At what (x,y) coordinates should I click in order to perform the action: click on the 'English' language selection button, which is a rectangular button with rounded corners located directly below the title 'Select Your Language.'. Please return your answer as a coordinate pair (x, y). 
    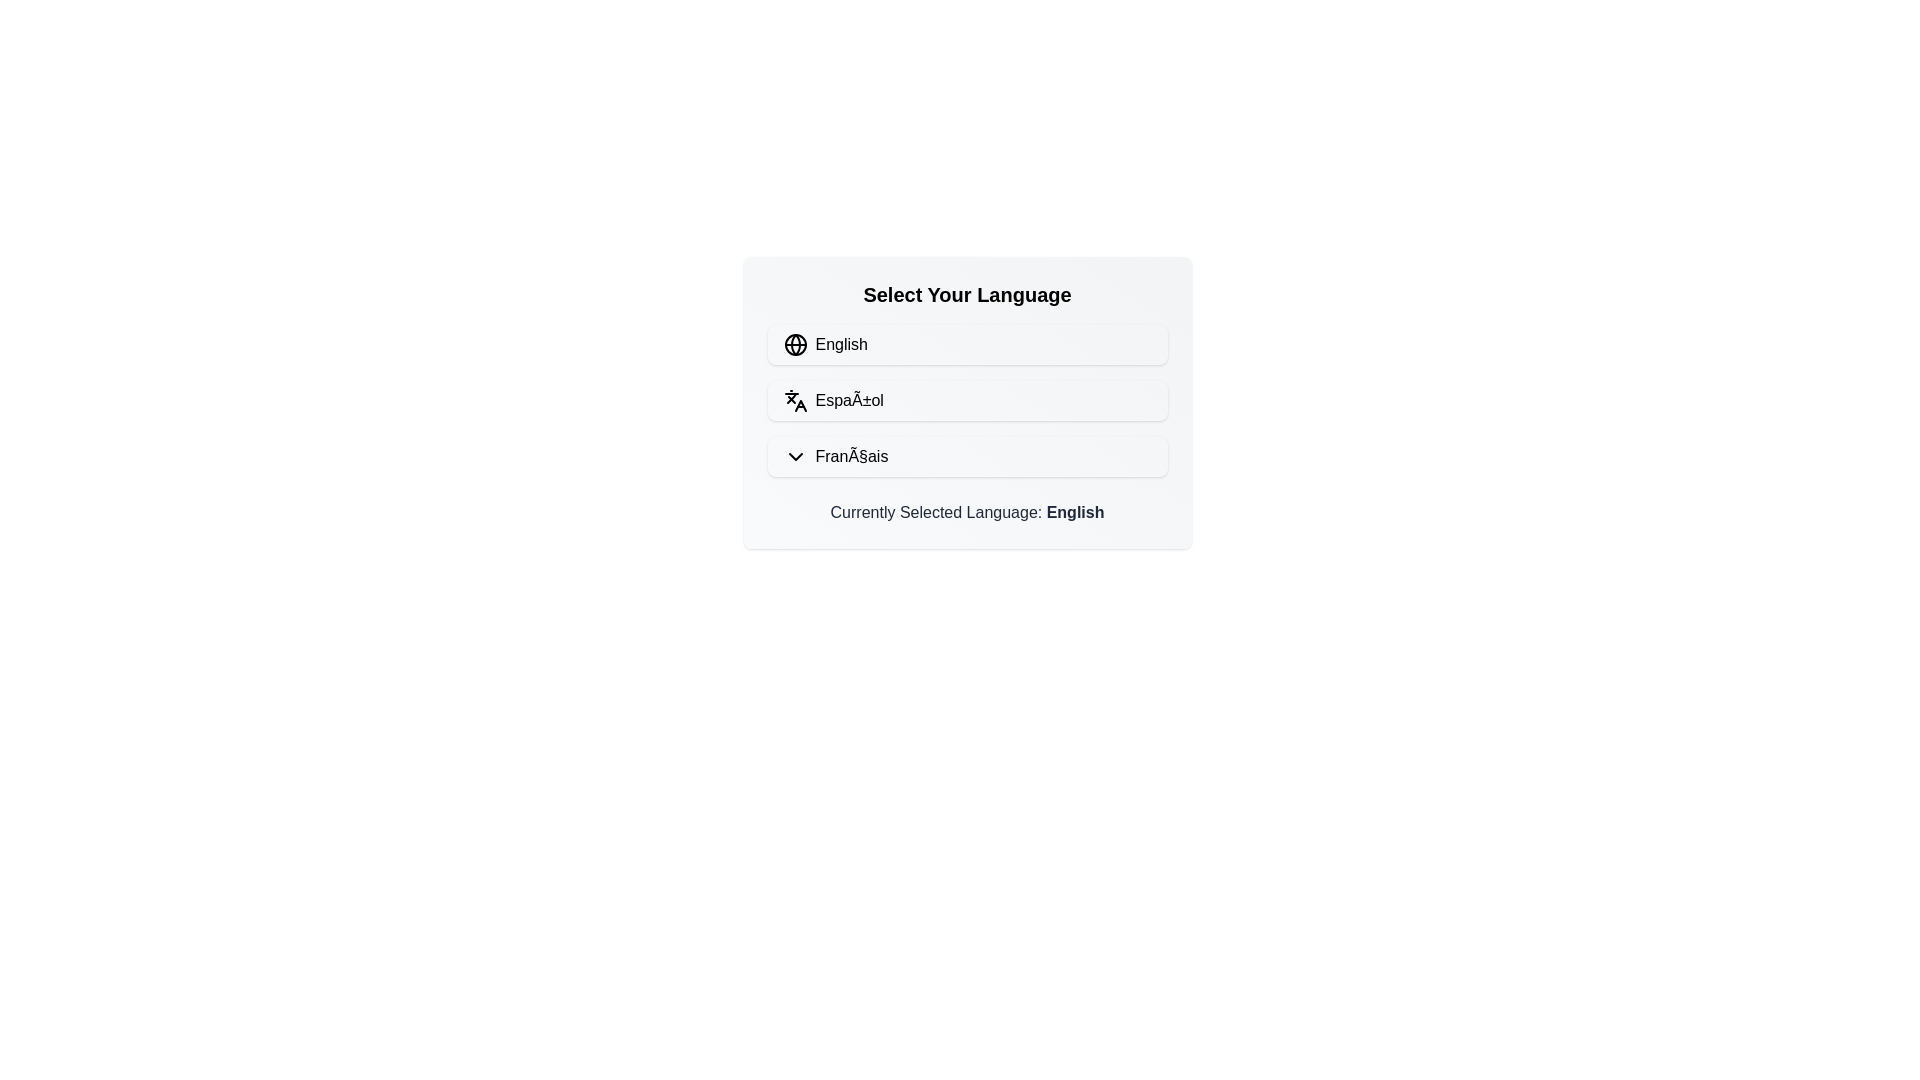
    Looking at the image, I should click on (967, 343).